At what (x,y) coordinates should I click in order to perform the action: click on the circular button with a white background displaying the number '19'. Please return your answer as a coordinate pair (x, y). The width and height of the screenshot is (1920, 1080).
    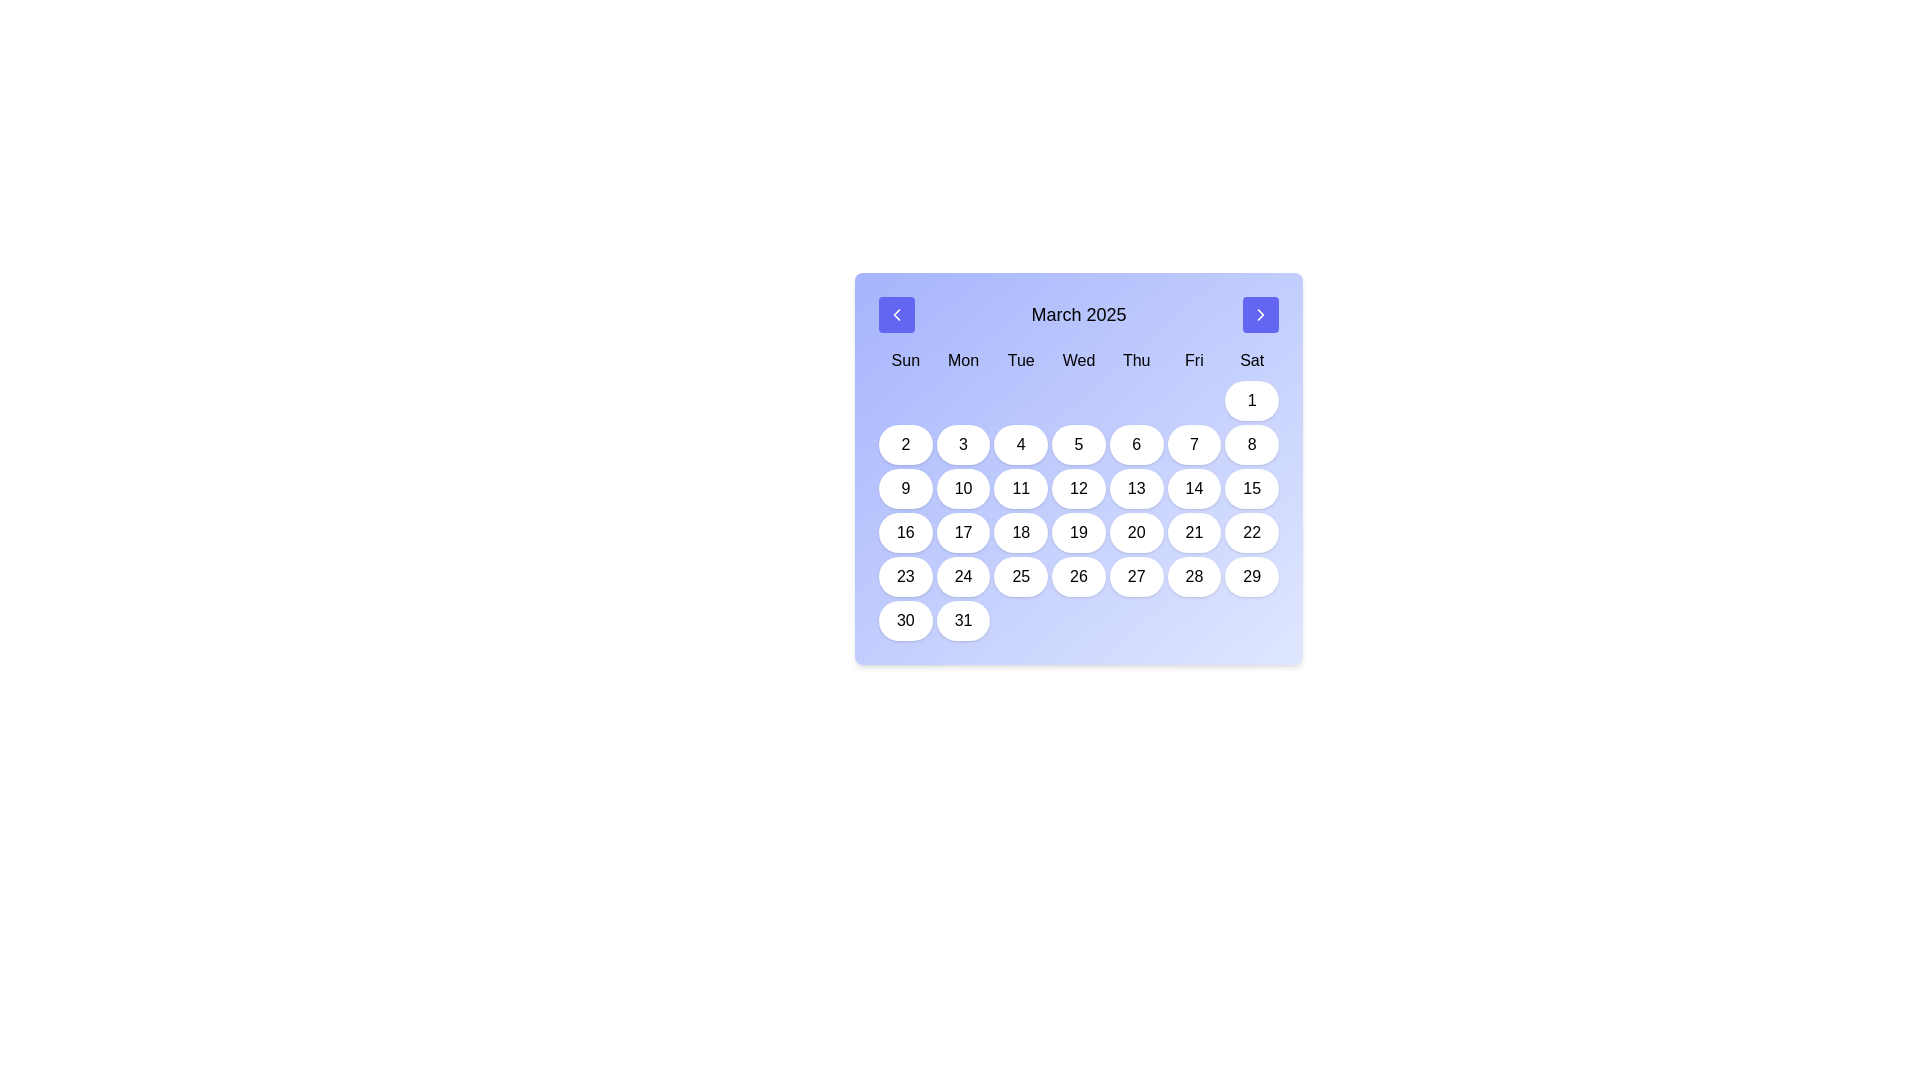
    Looking at the image, I should click on (1078, 531).